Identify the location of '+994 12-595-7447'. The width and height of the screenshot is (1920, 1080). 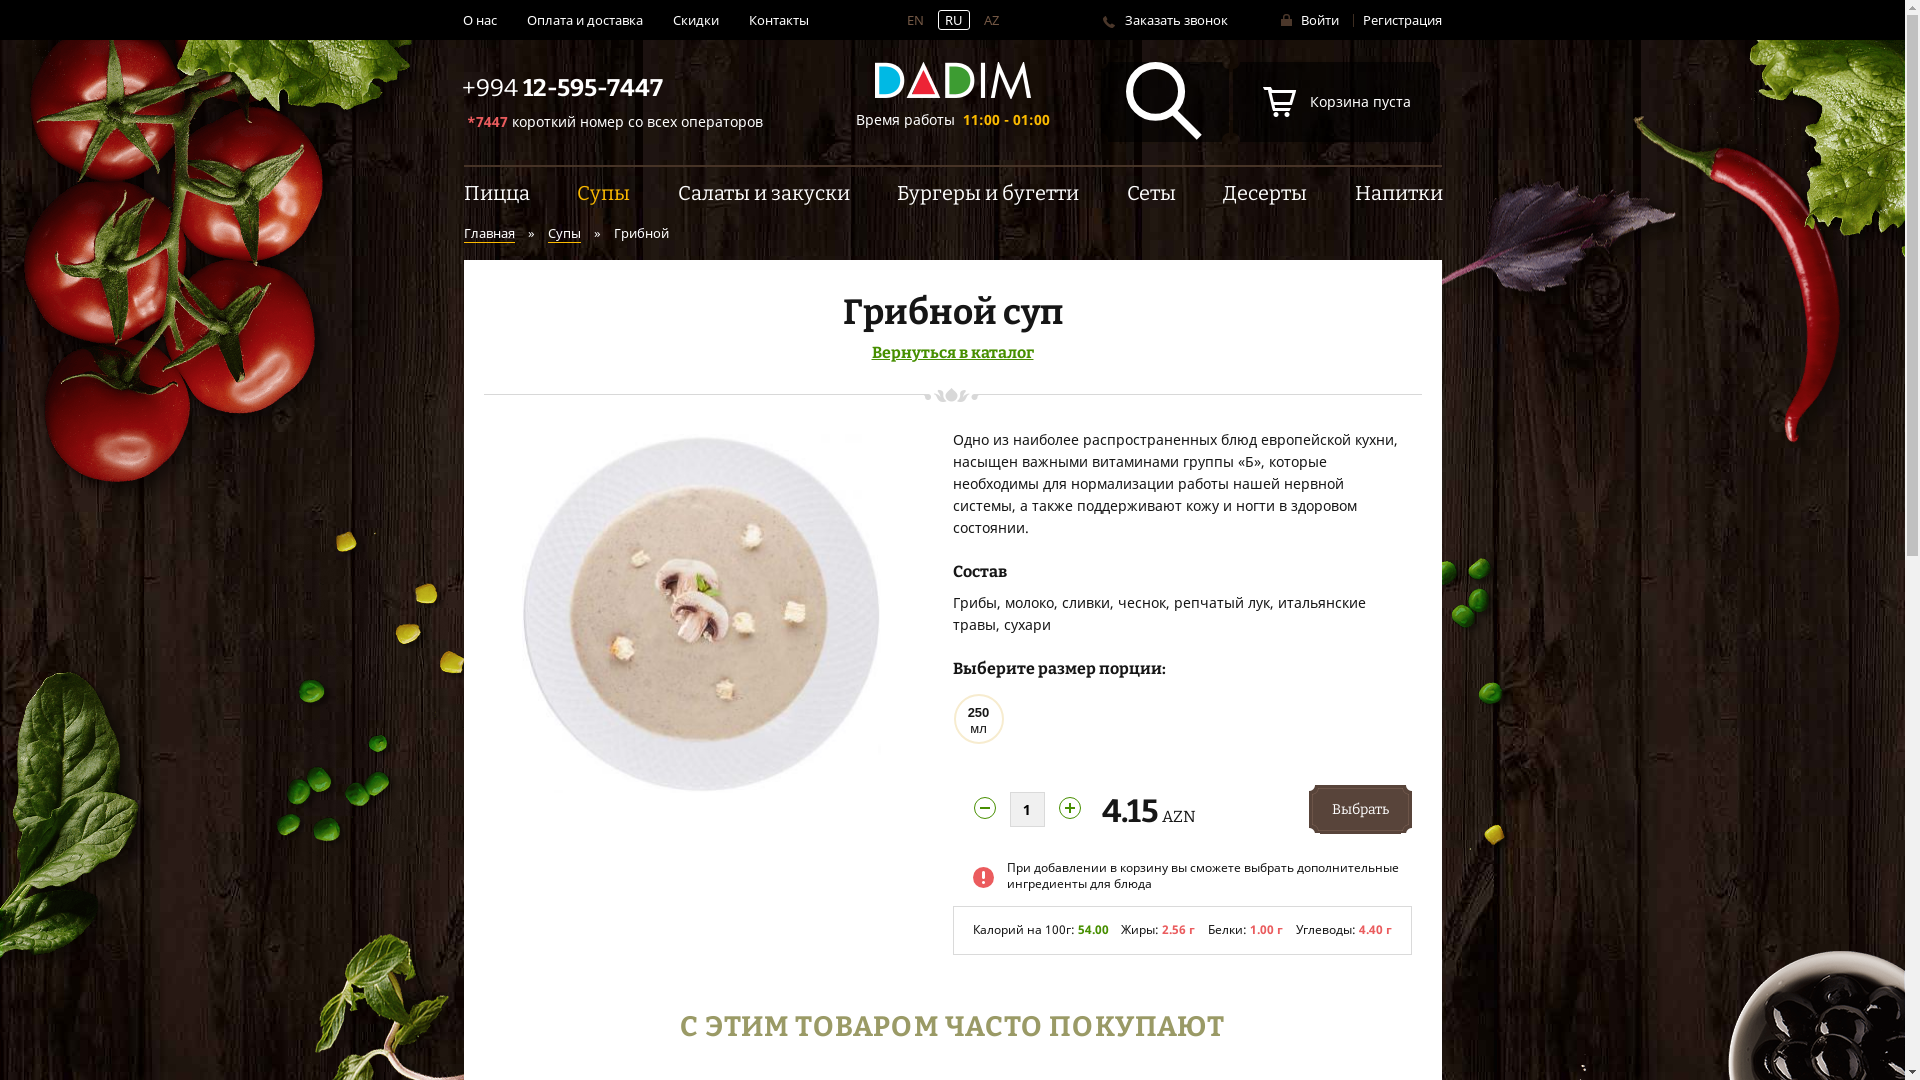
(561, 87).